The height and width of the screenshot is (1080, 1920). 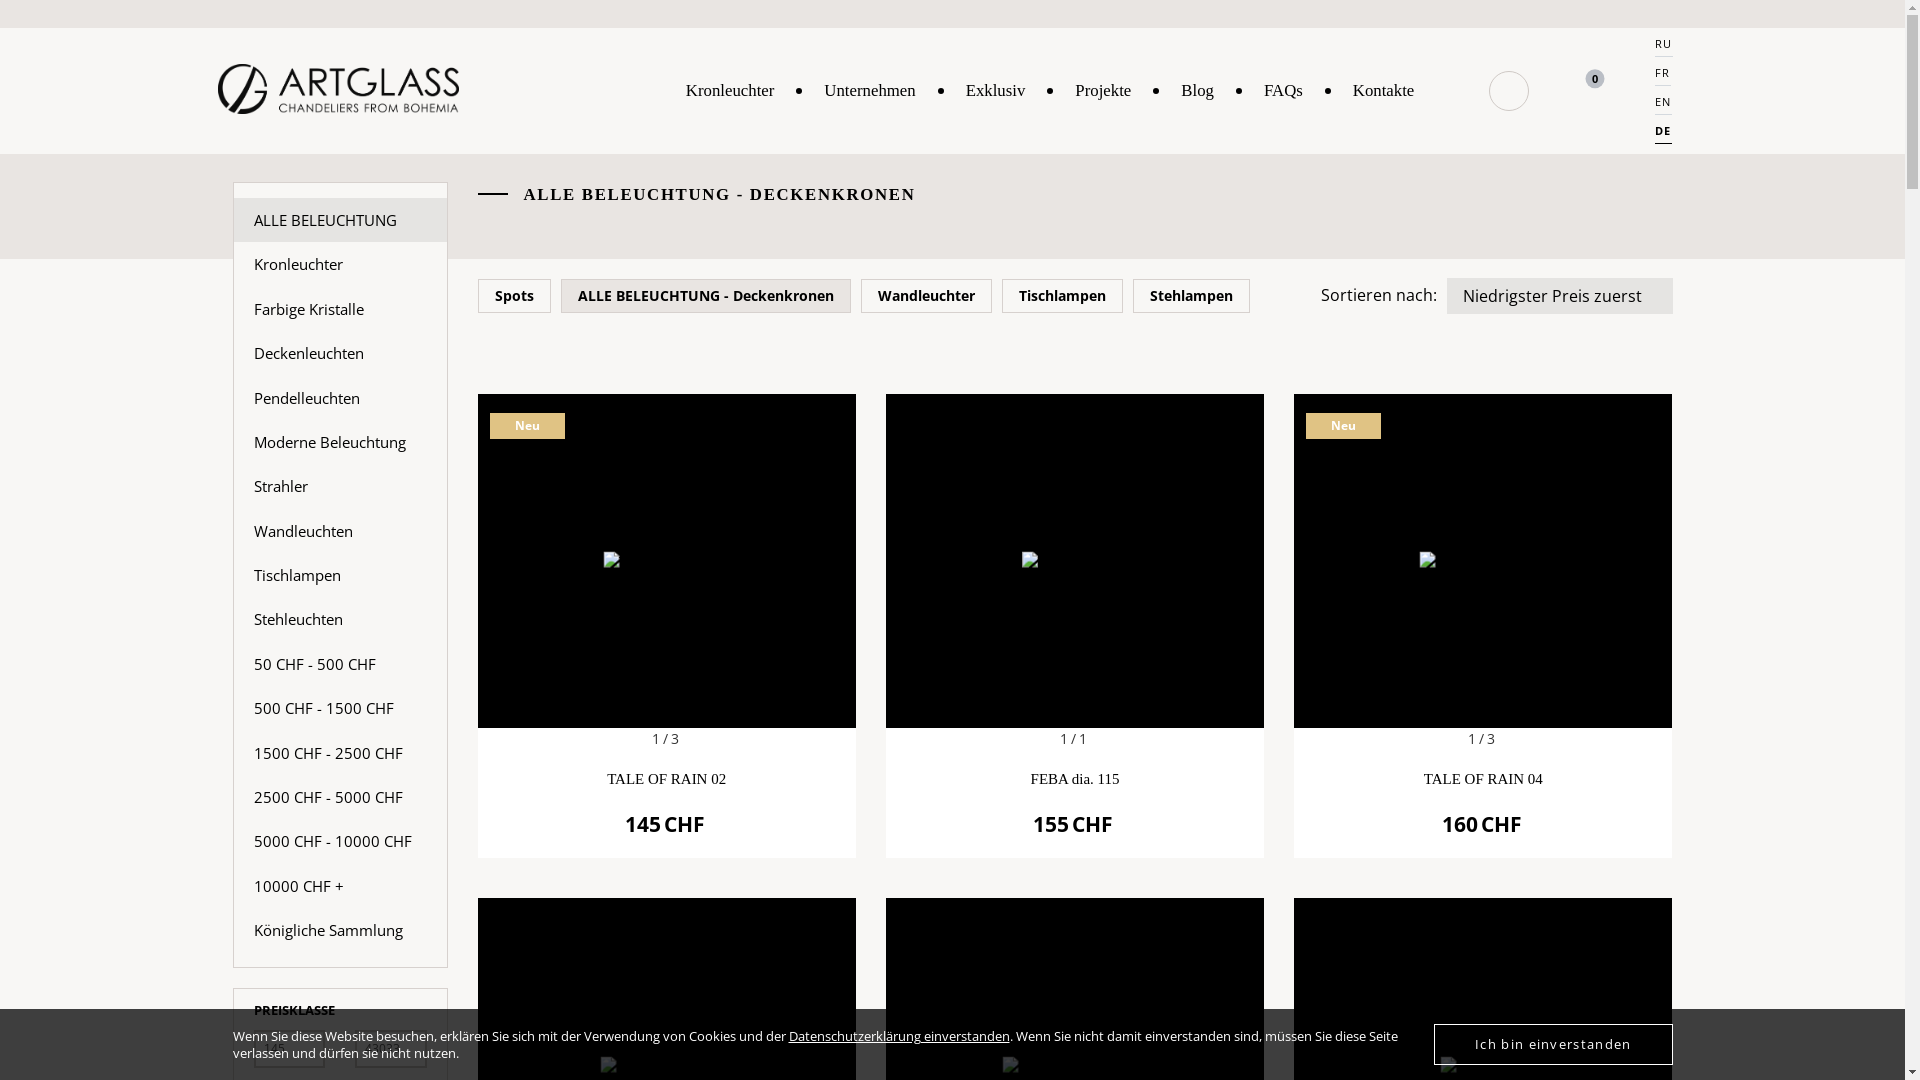 I want to click on 'FR', so click(x=1662, y=75).